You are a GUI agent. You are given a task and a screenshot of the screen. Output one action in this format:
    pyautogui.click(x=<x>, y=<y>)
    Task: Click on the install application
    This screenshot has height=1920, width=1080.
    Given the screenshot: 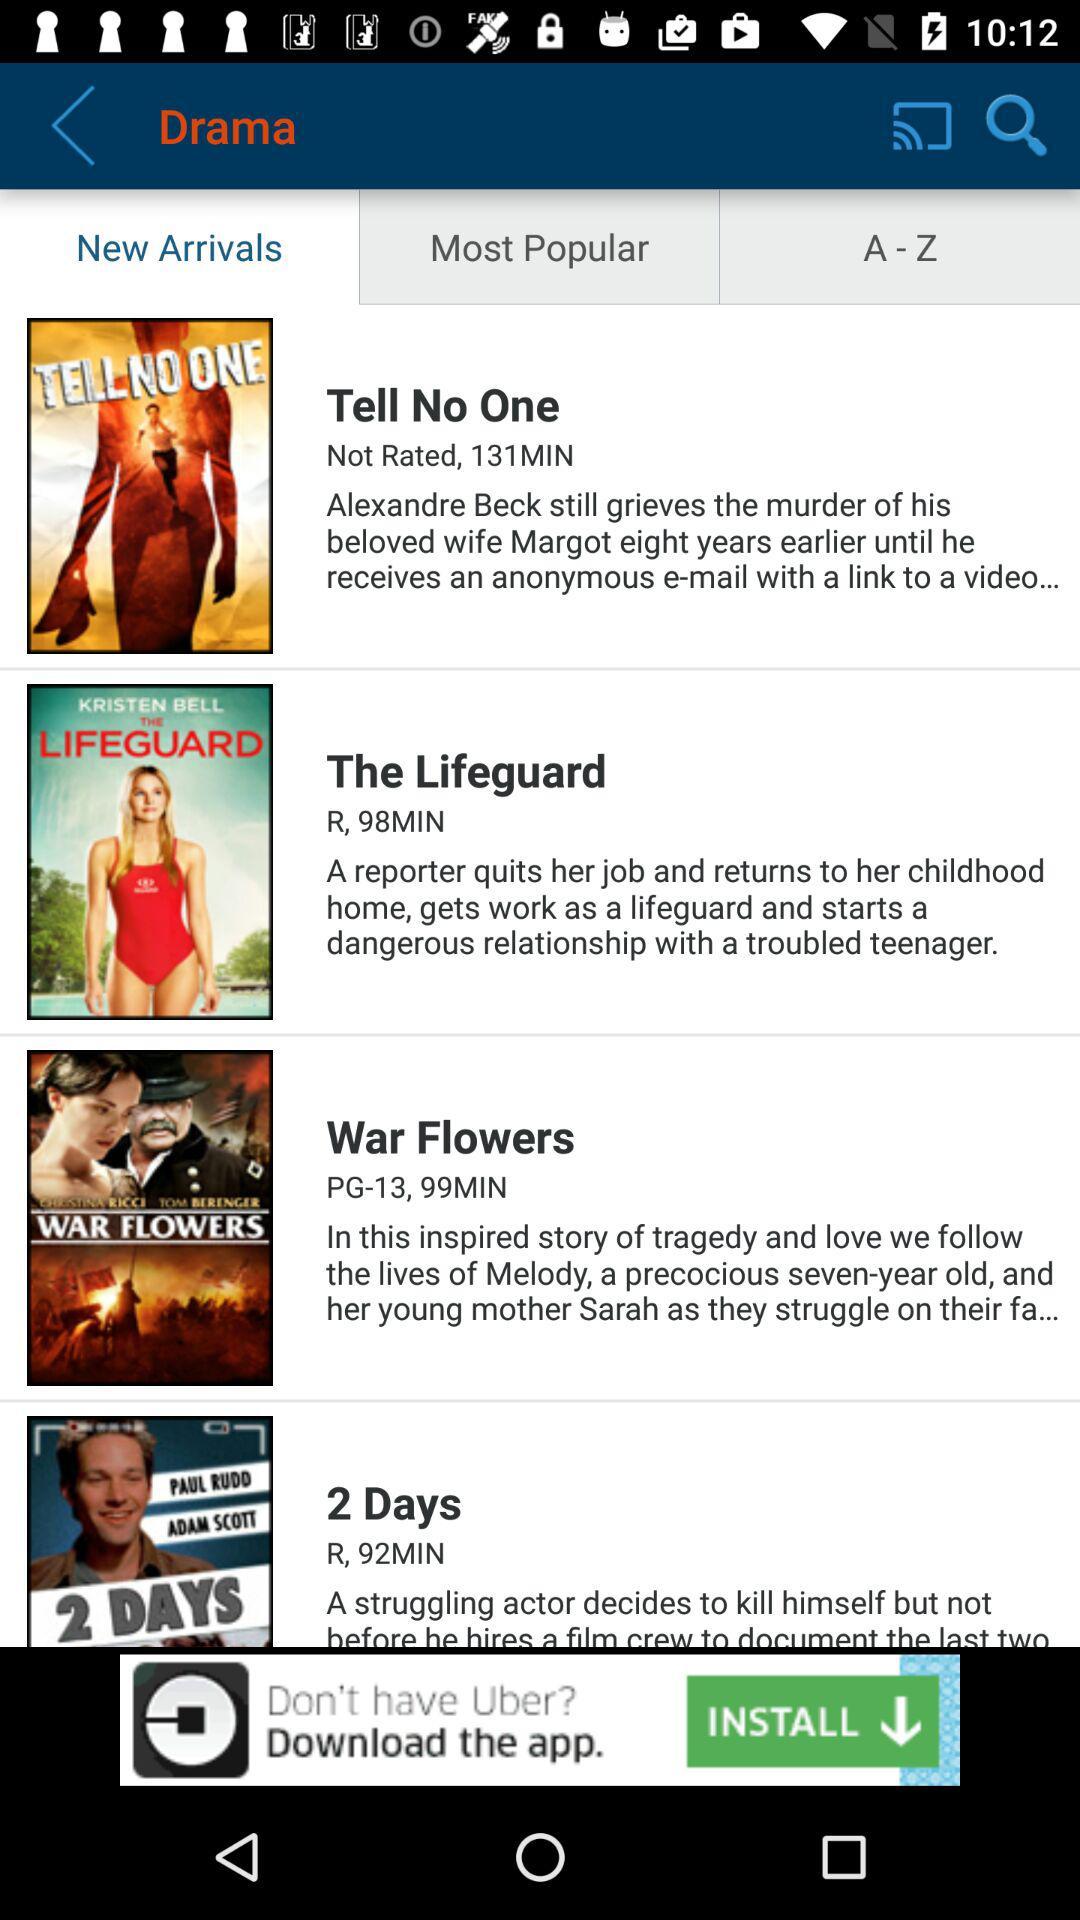 What is the action you would take?
    pyautogui.click(x=540, y=1719)
    